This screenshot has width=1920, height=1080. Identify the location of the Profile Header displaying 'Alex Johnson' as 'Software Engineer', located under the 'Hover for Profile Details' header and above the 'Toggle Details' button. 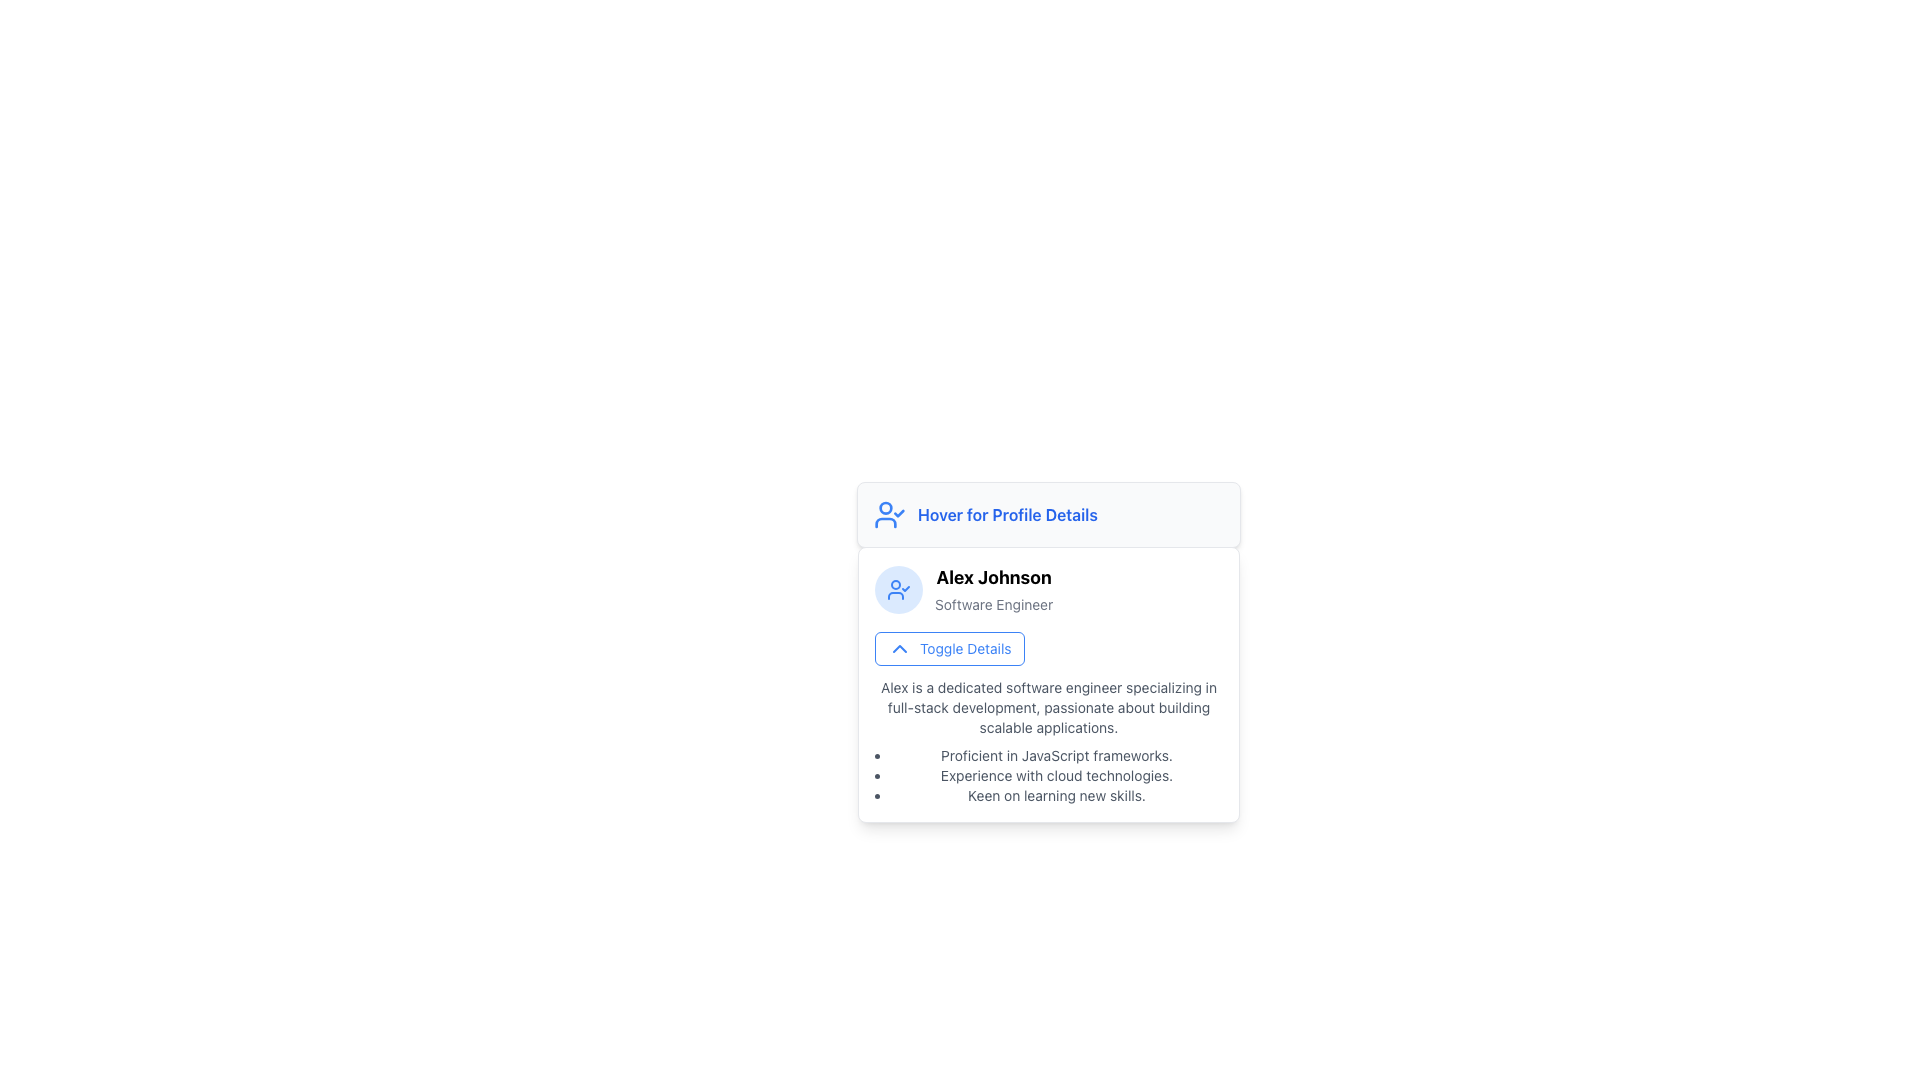
(1048, 589).